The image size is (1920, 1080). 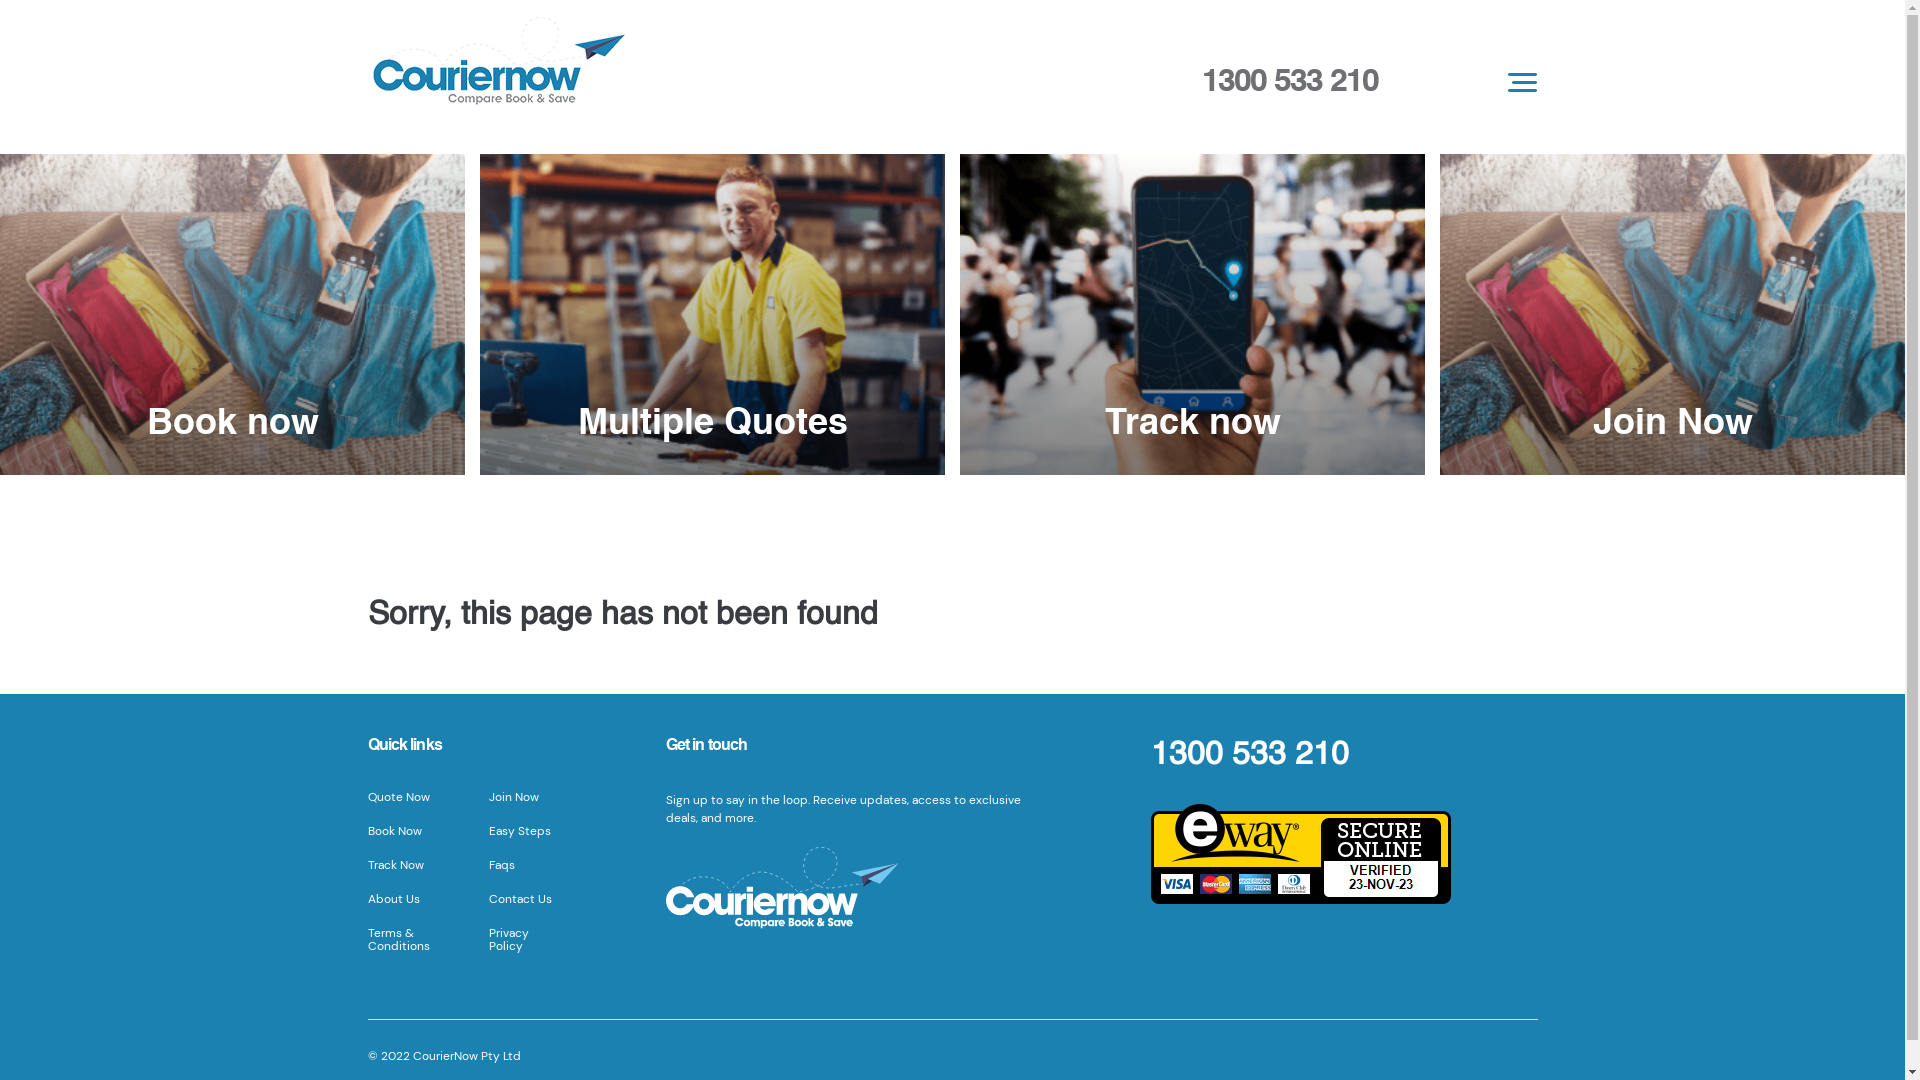 I want to click on 'Join Now', so click(x=1672, y=314).